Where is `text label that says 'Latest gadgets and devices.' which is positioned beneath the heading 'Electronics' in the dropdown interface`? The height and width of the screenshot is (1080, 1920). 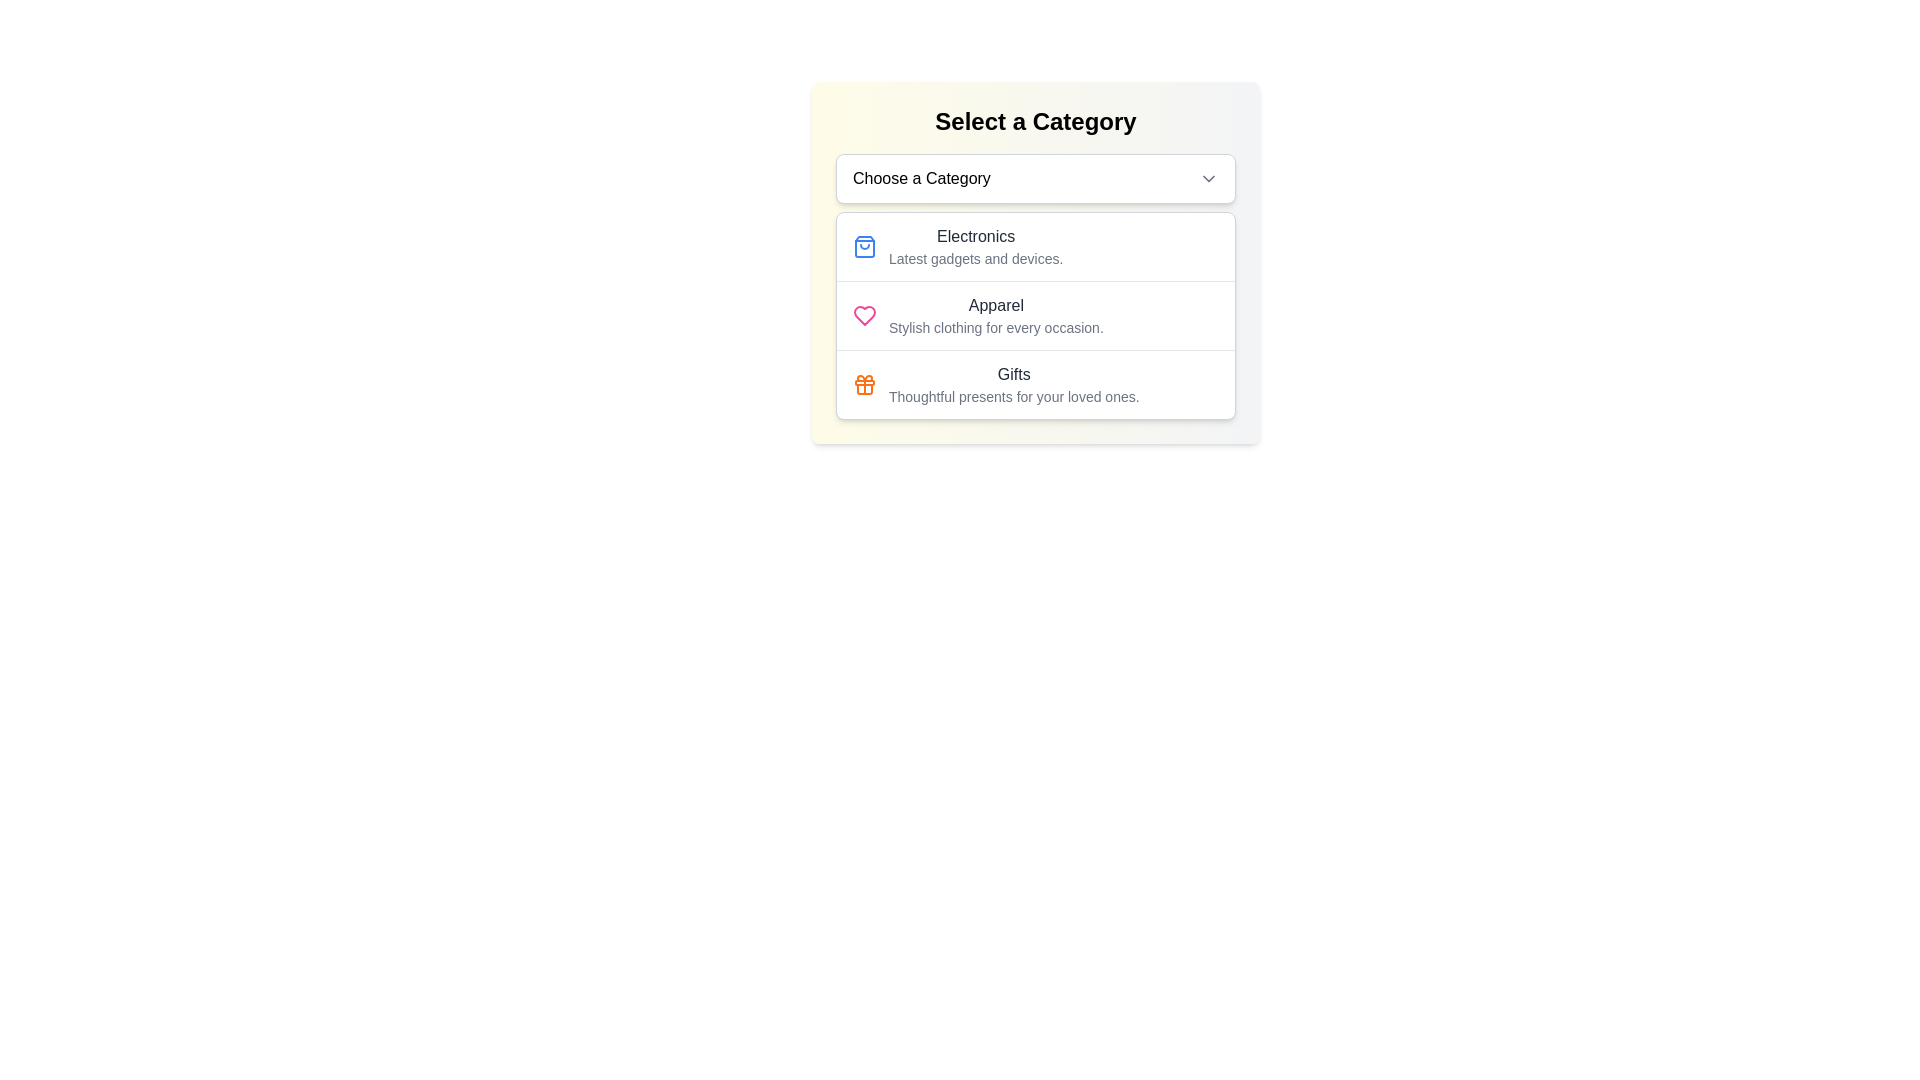 text label that says 'Latest gadgets and devices.' which is positioned beneath the heading 'Electronics' in the dropdown interface is located at coordinates (976, 257).